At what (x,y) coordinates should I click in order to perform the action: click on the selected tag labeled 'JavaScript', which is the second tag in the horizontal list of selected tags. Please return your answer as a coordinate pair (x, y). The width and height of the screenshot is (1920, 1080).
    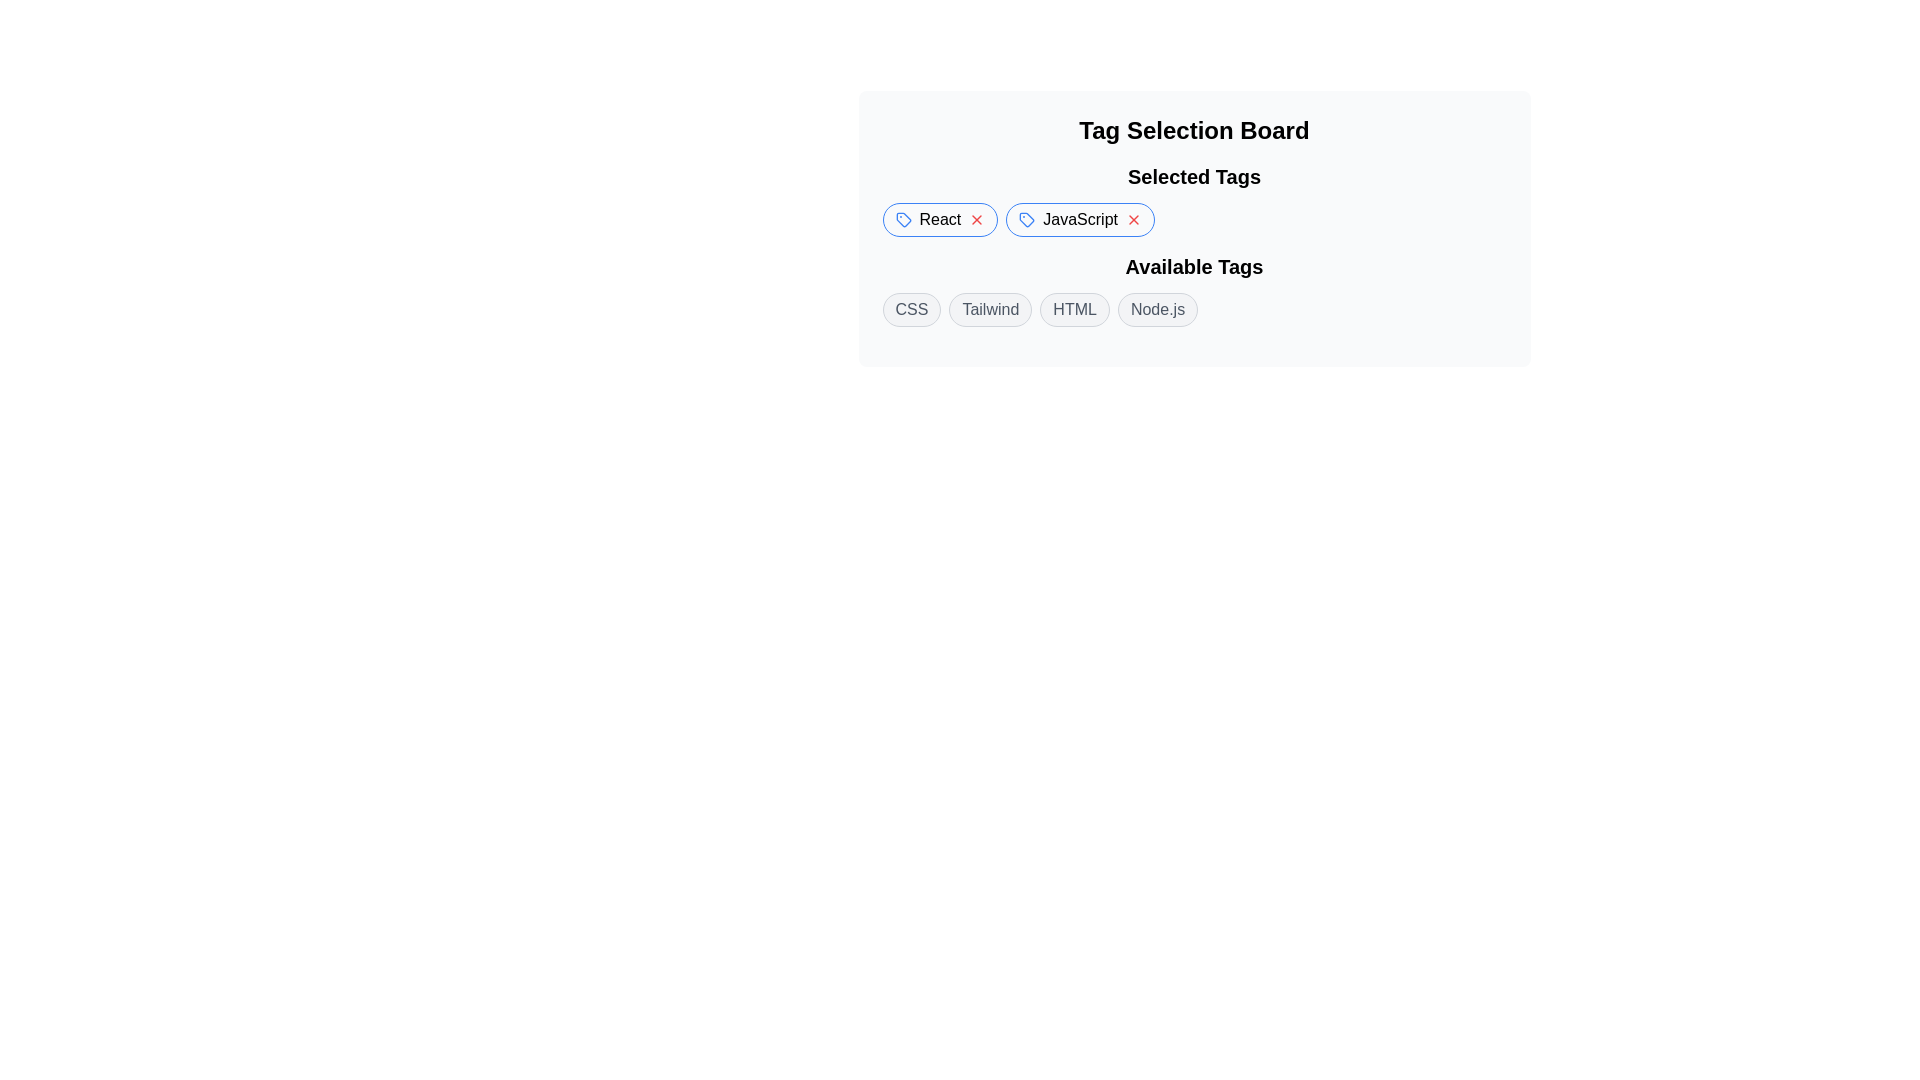
    Looking at the image, I should click on (1079, 219).